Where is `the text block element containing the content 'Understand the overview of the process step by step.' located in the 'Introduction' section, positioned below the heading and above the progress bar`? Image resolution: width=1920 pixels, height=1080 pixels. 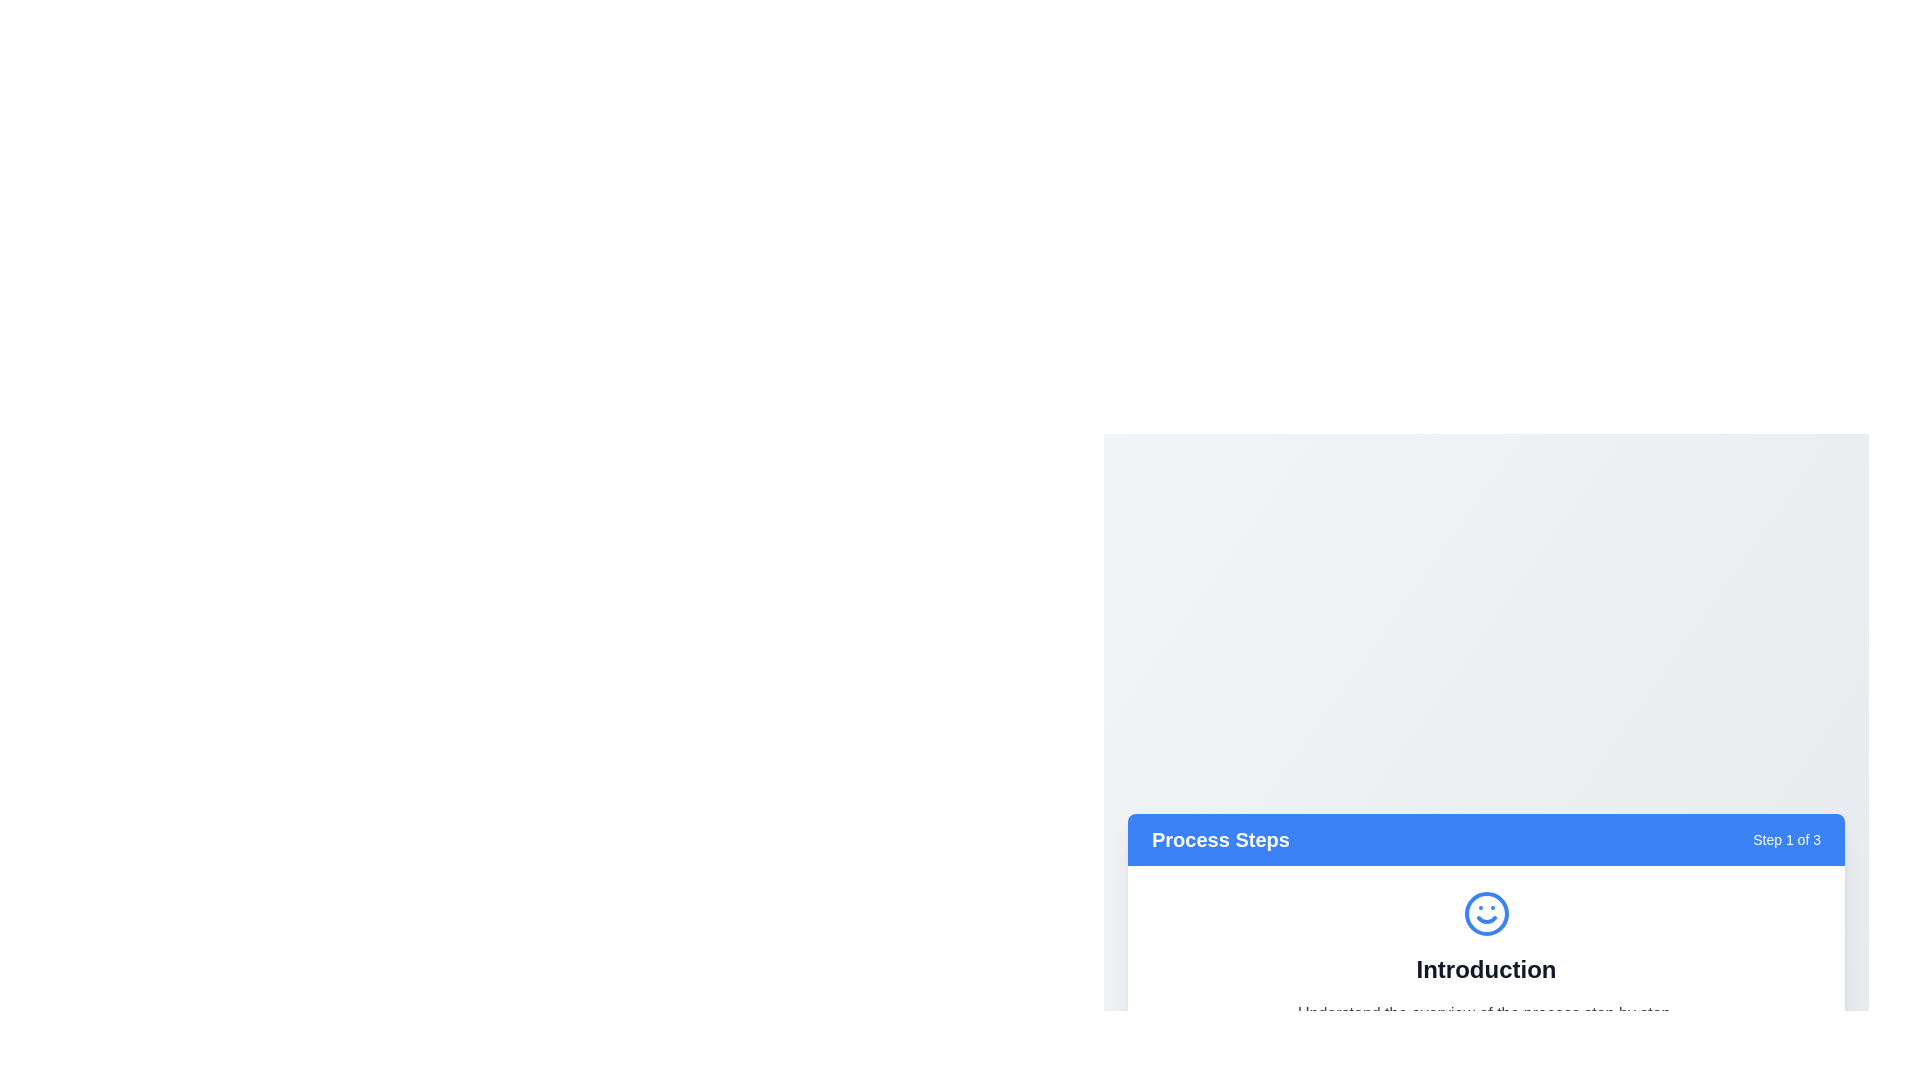 the text block element containing the content 'Understand the overview of the process step by step.' located in the 'Introduction' section, positioned below the heading and above the progress bar is located at coordinates (1486, 1013).